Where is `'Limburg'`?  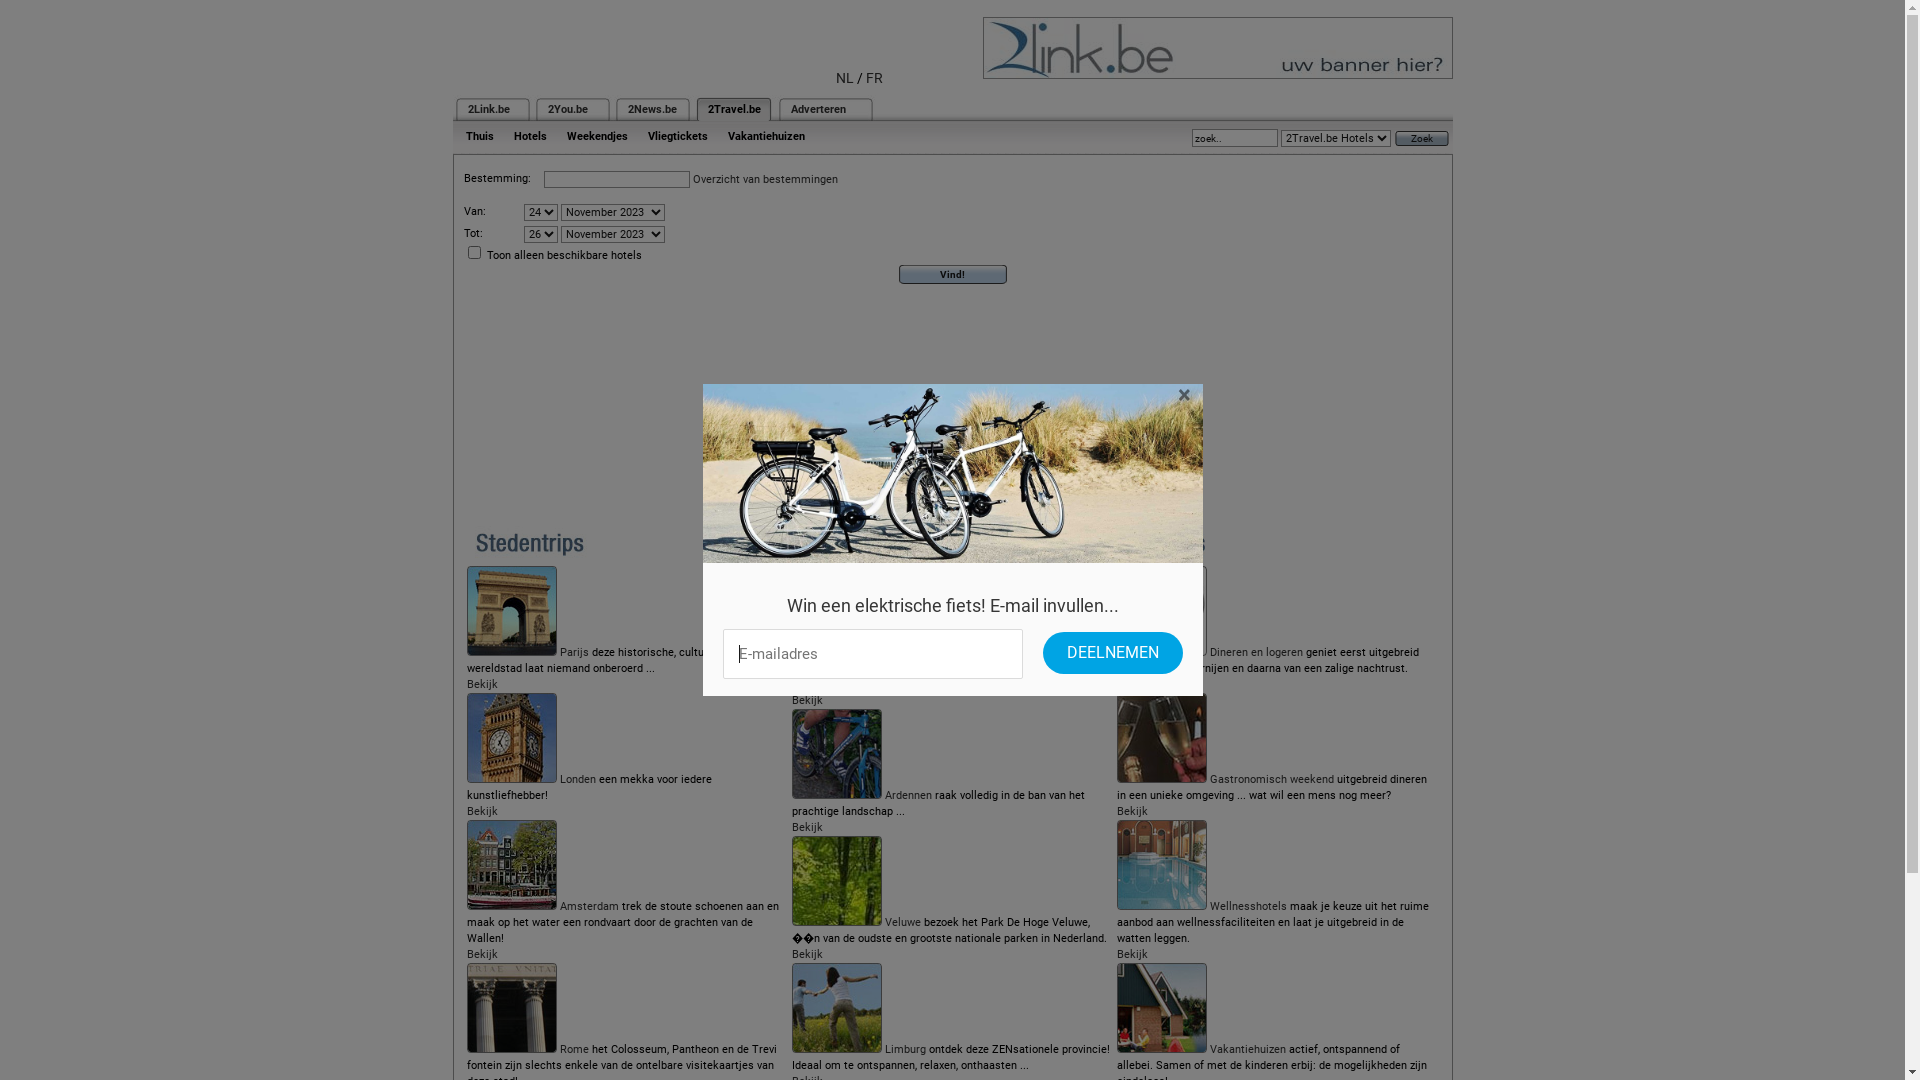 'Limburg' is located at coordinates (904, 1048).